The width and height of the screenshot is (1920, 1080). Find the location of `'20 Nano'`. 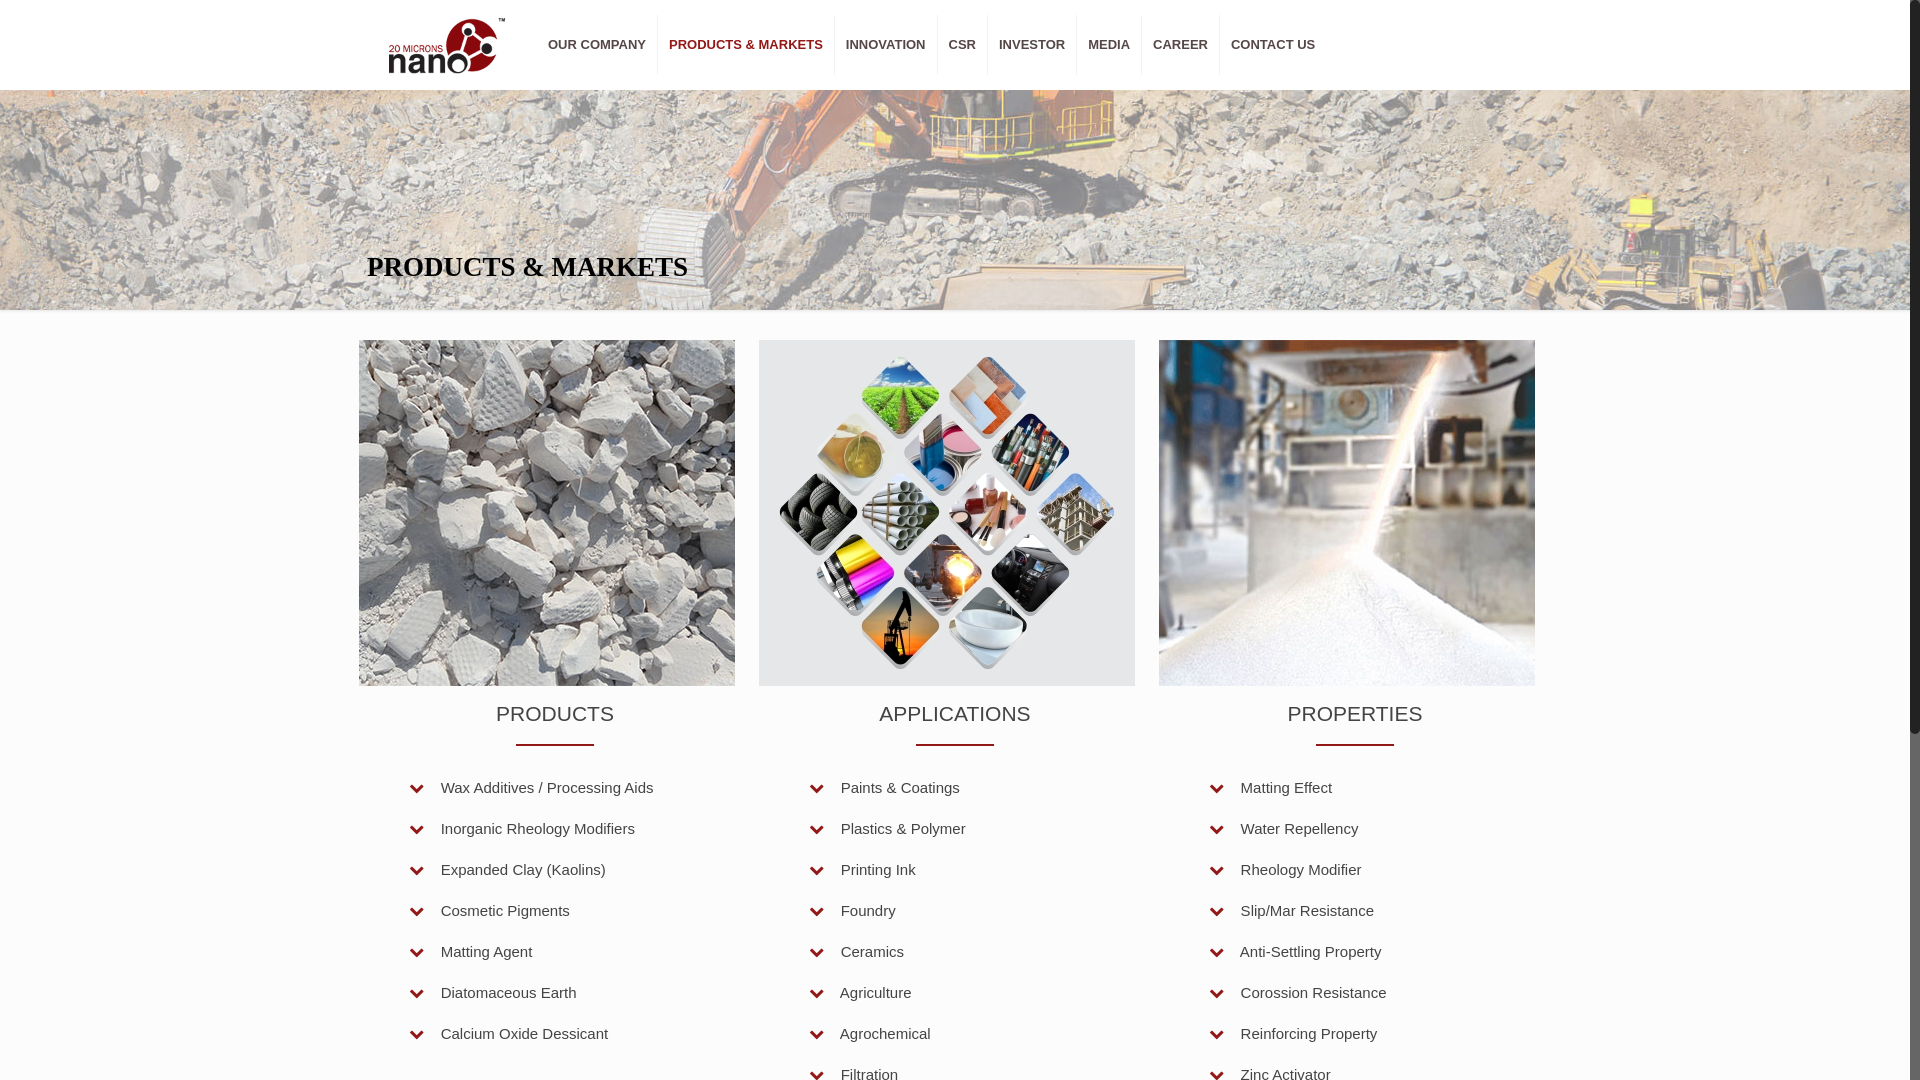

'20 Nano' is located at coordinates (445, 45).